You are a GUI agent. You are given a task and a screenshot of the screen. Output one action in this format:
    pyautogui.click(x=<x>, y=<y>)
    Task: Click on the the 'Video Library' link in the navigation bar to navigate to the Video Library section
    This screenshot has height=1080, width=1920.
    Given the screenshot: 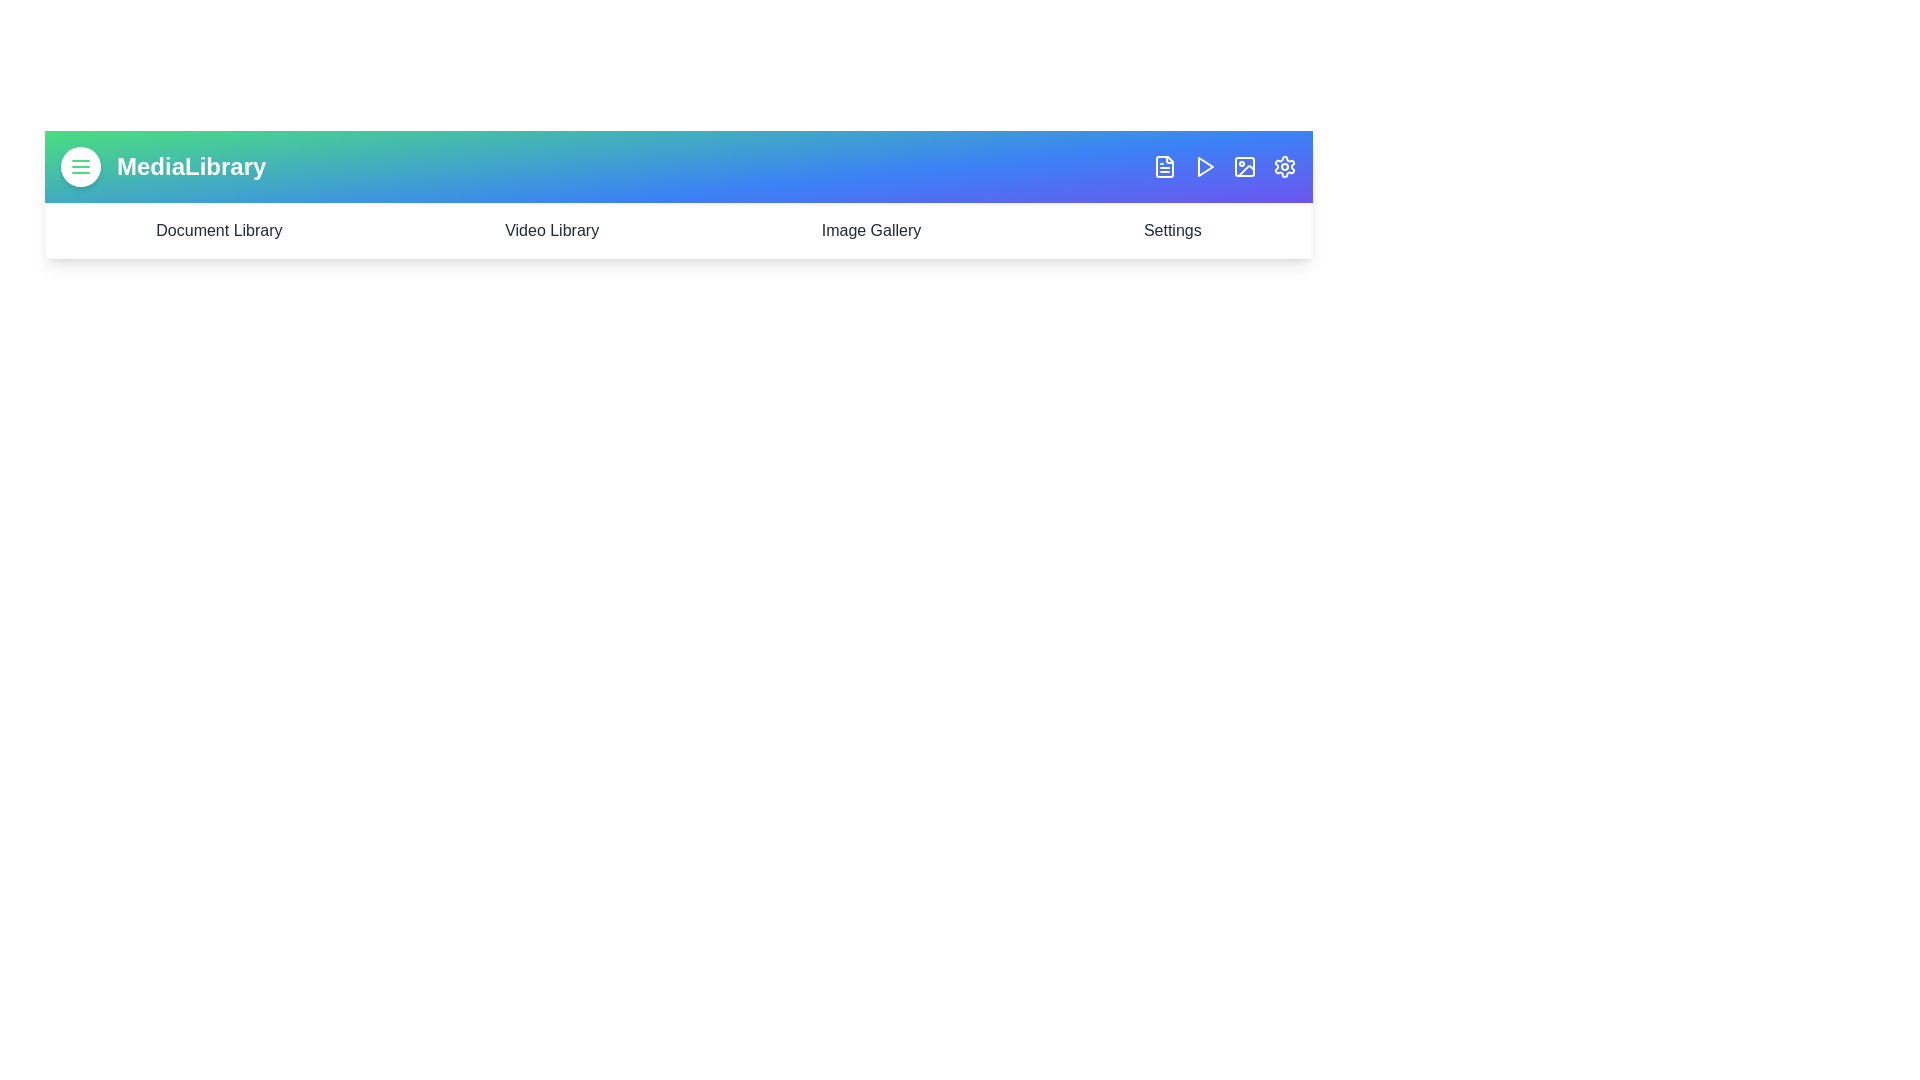 What is the action you would take?
    pyautogui.click(x=552, y=230)
    